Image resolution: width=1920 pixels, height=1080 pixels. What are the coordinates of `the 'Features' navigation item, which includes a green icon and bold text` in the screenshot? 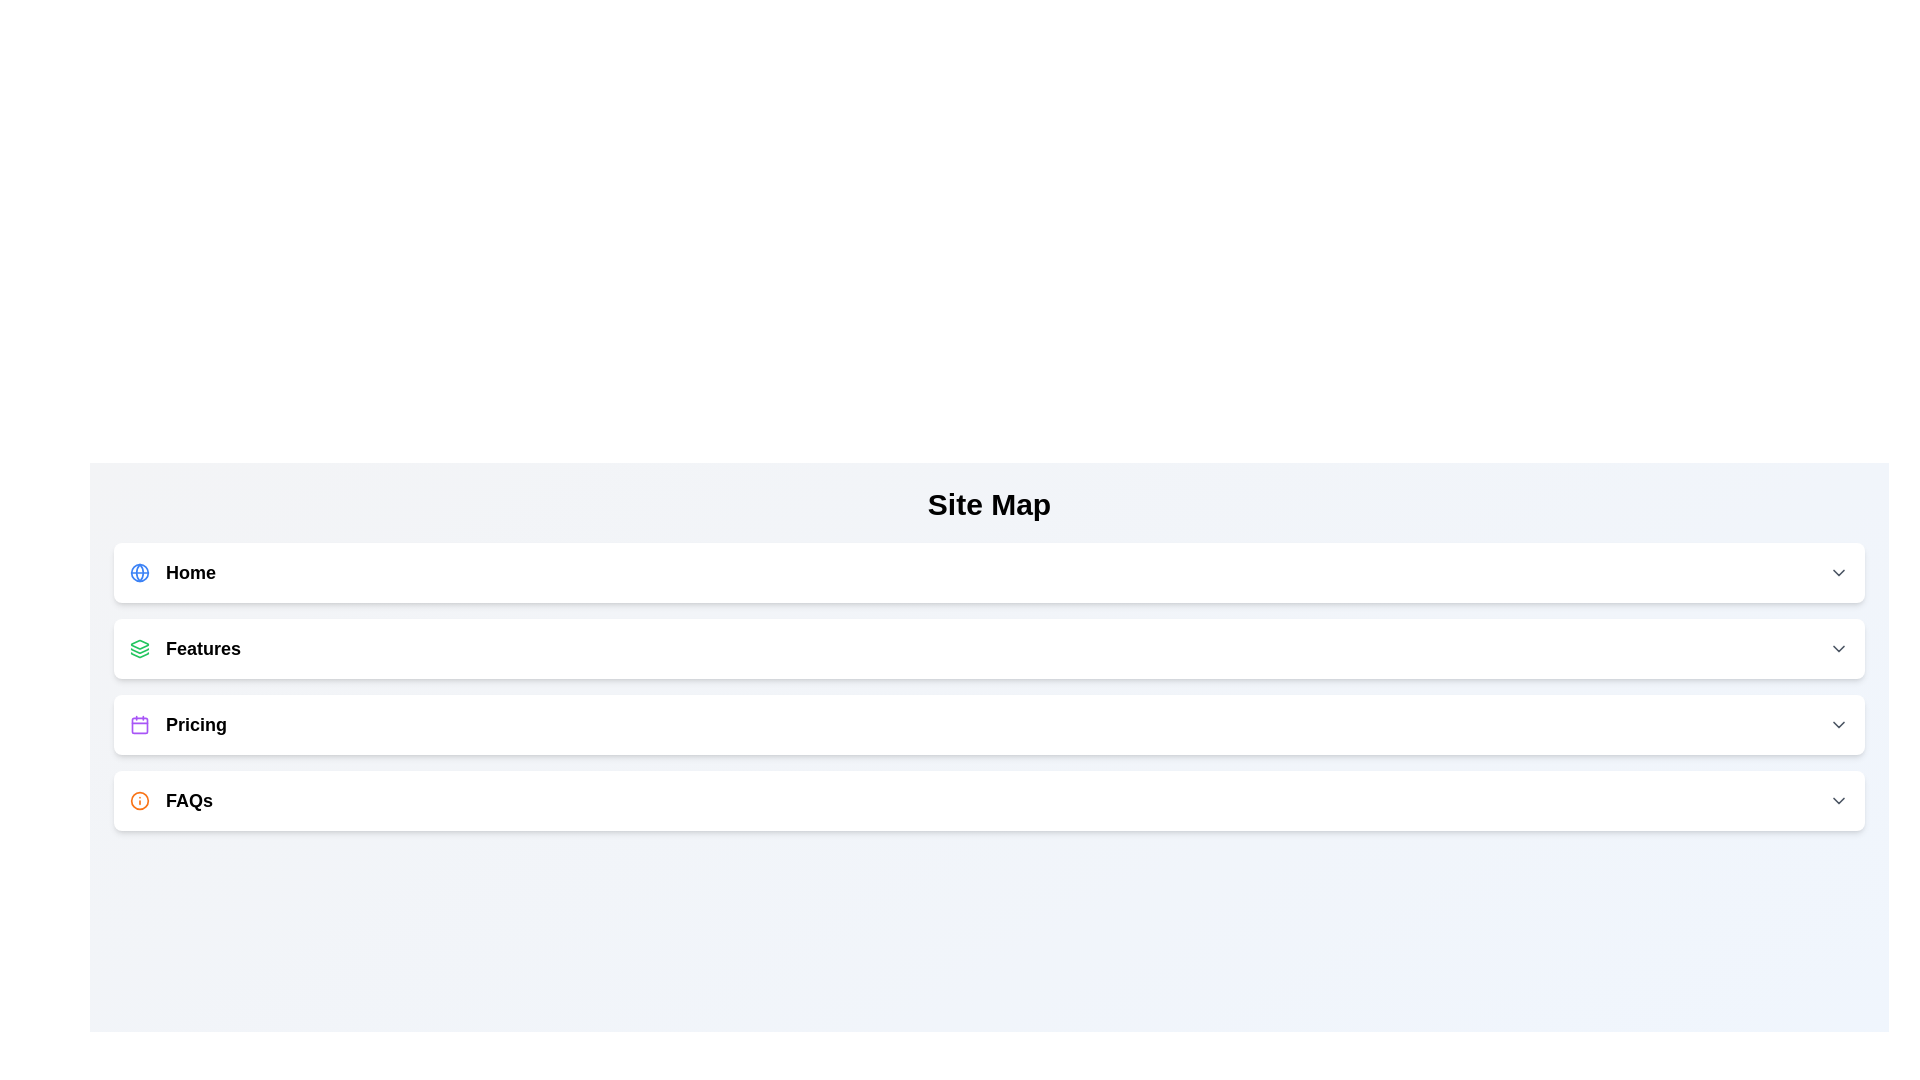 It's located at (185, 648).